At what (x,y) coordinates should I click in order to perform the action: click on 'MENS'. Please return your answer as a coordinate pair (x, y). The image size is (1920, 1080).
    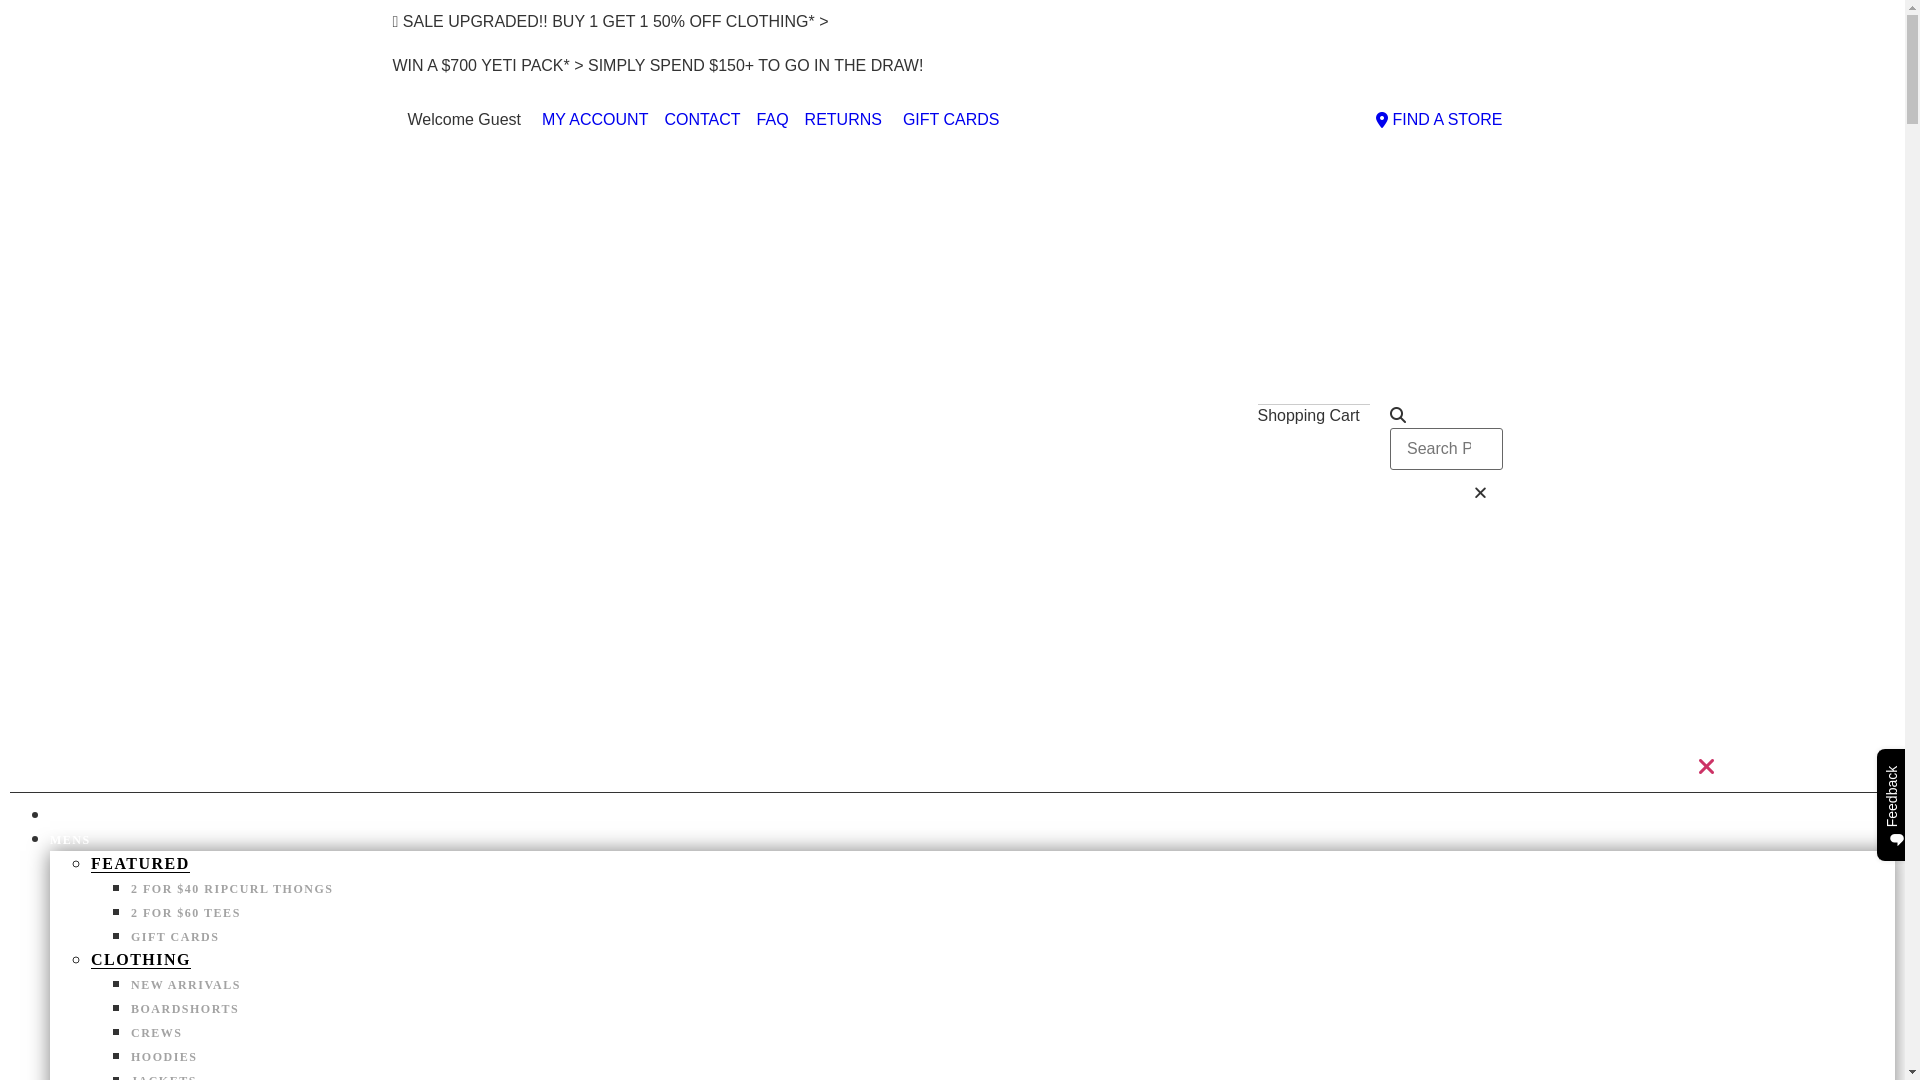
    Looking at the image, I should click on (49, 840).